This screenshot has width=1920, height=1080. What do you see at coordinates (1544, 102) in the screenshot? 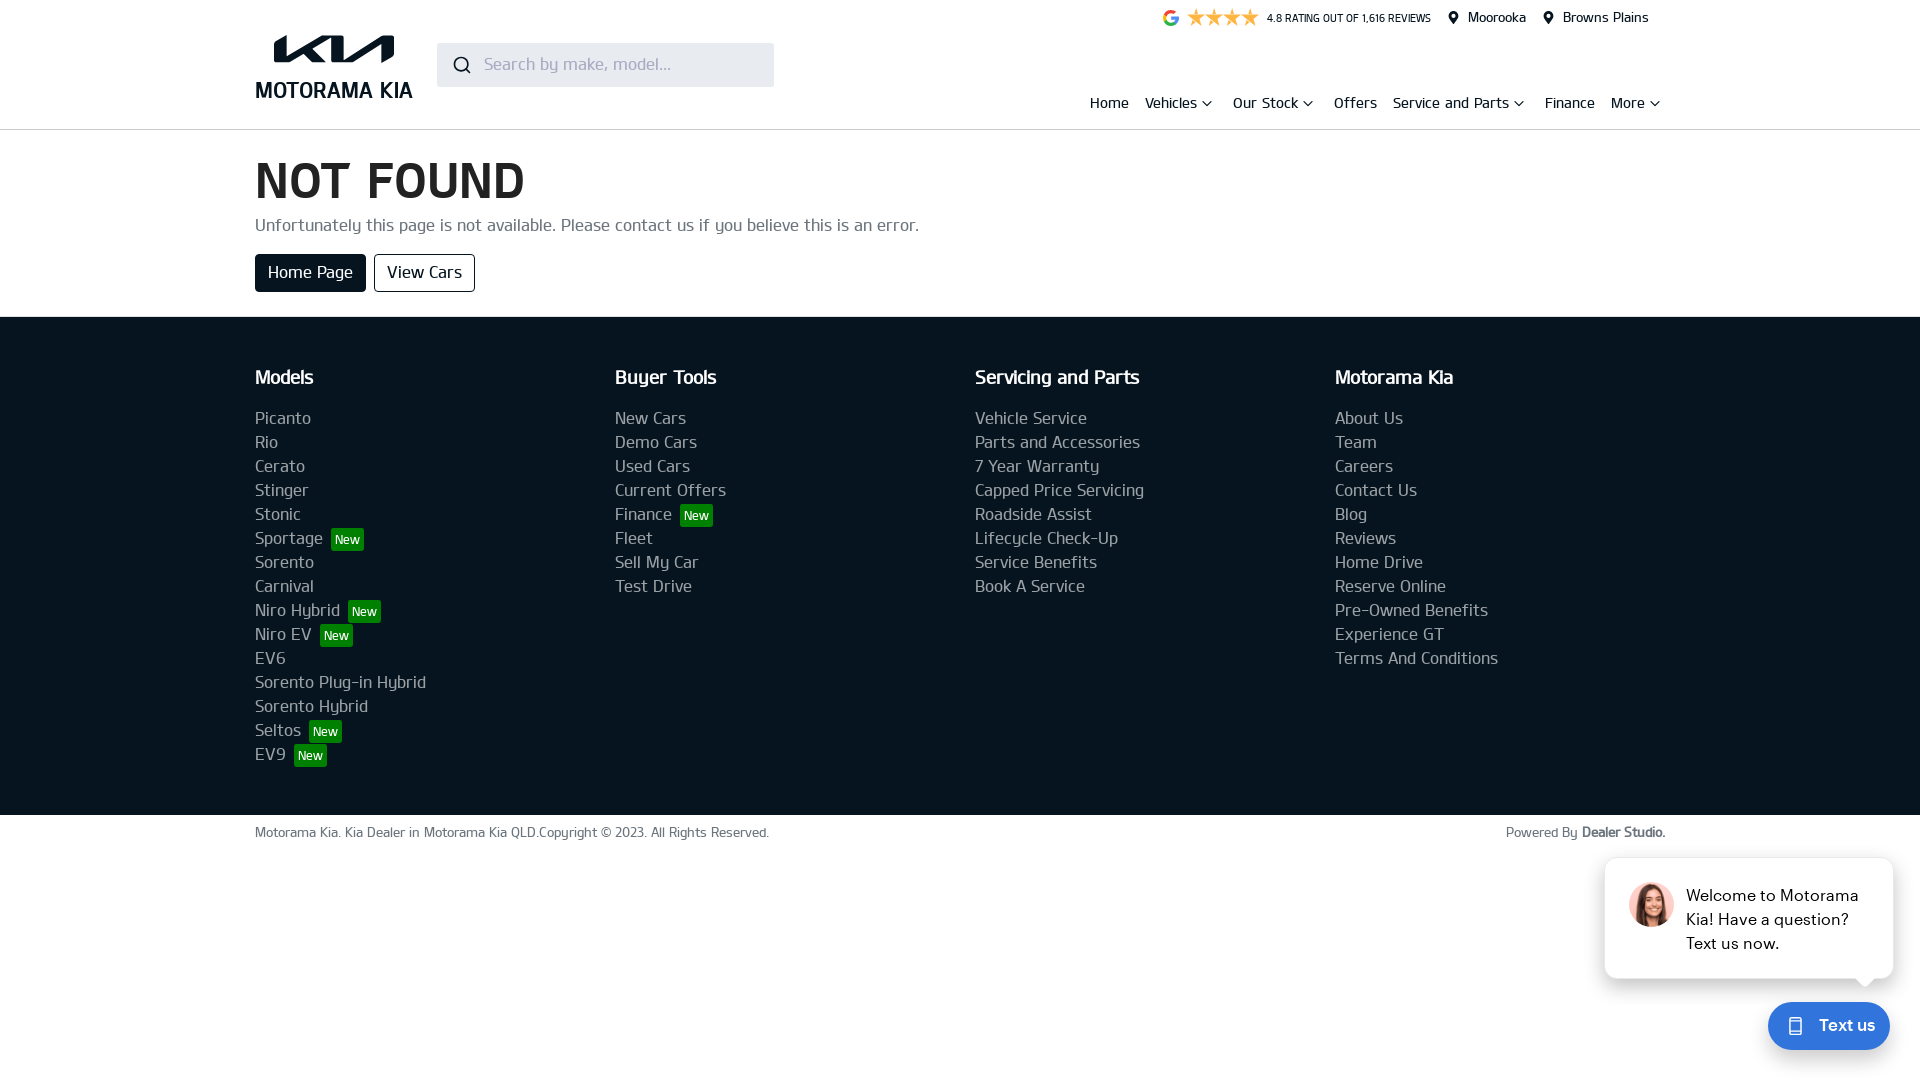
I see `'Finance'` at bounding box center [1544, 102].